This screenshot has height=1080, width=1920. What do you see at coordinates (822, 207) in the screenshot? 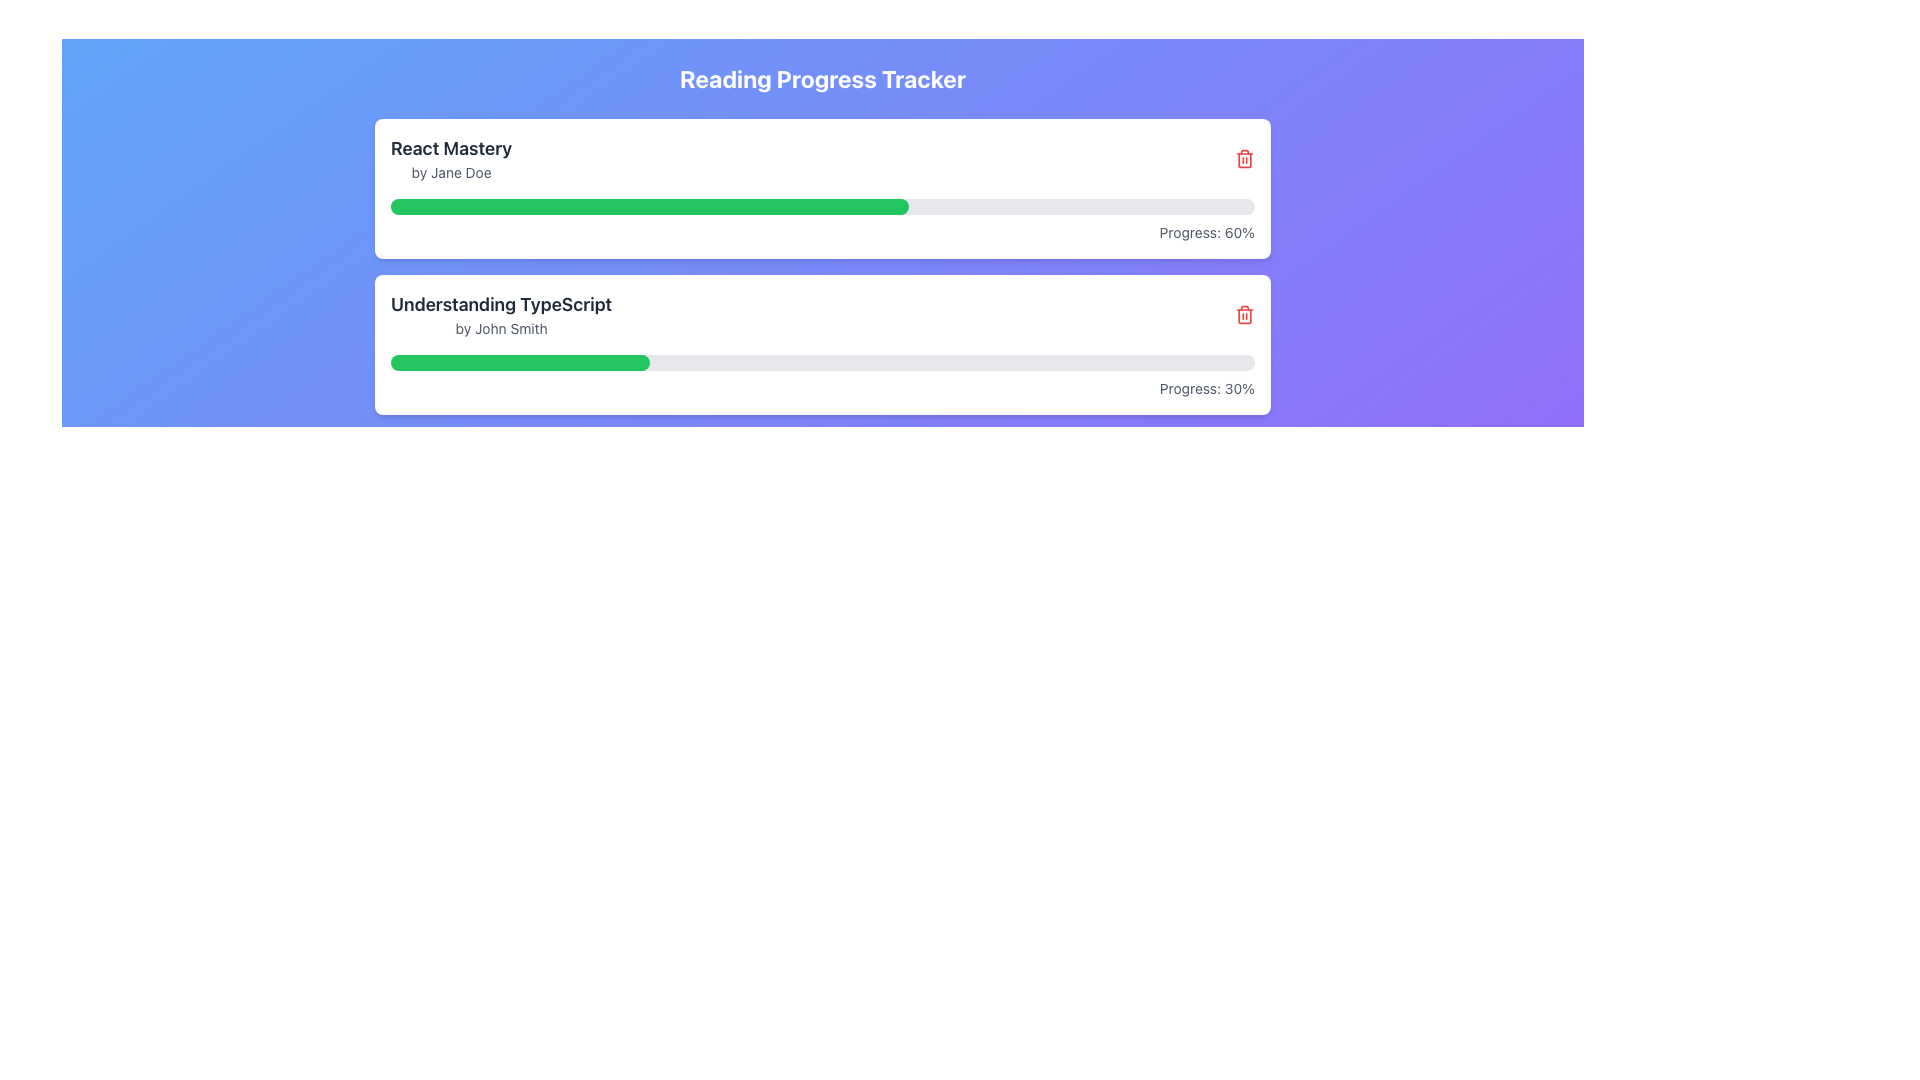
I see `the Progress Bar that visually represents the completion percentage of the 'React Mastery' course by Jane Doe, located in the top section of the interface` at bounding box center [822, 207].